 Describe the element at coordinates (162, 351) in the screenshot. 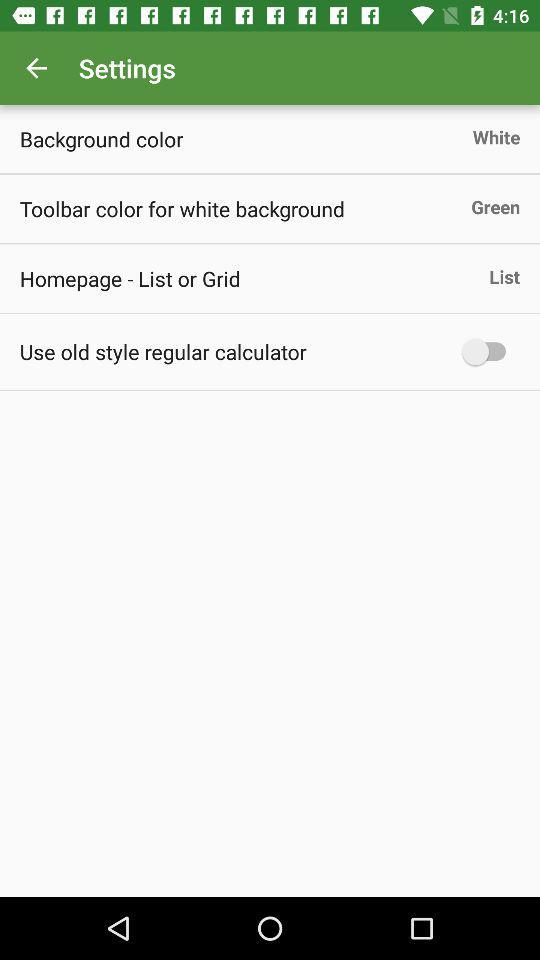

I see `the icon below the homepage list or` at that location.